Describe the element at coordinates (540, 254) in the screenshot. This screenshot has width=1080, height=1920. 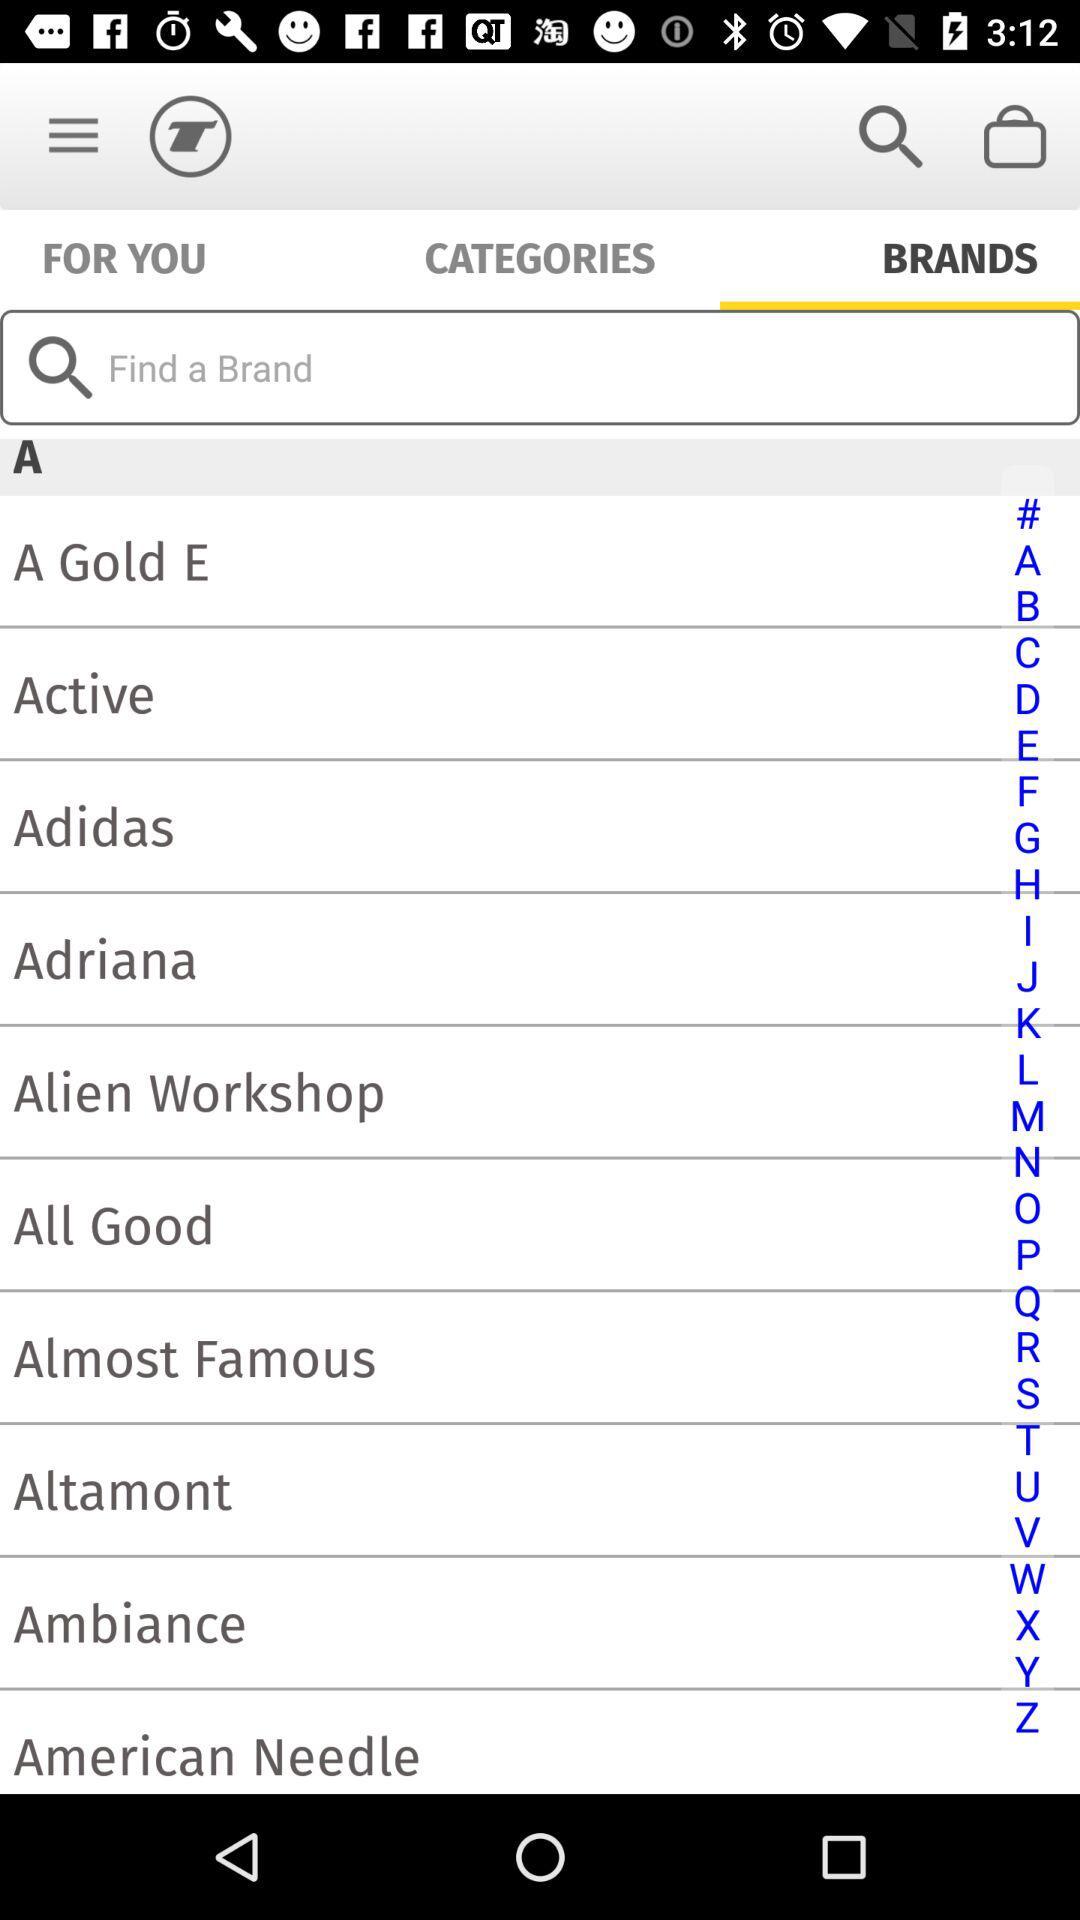
I see `categories item` at that location.